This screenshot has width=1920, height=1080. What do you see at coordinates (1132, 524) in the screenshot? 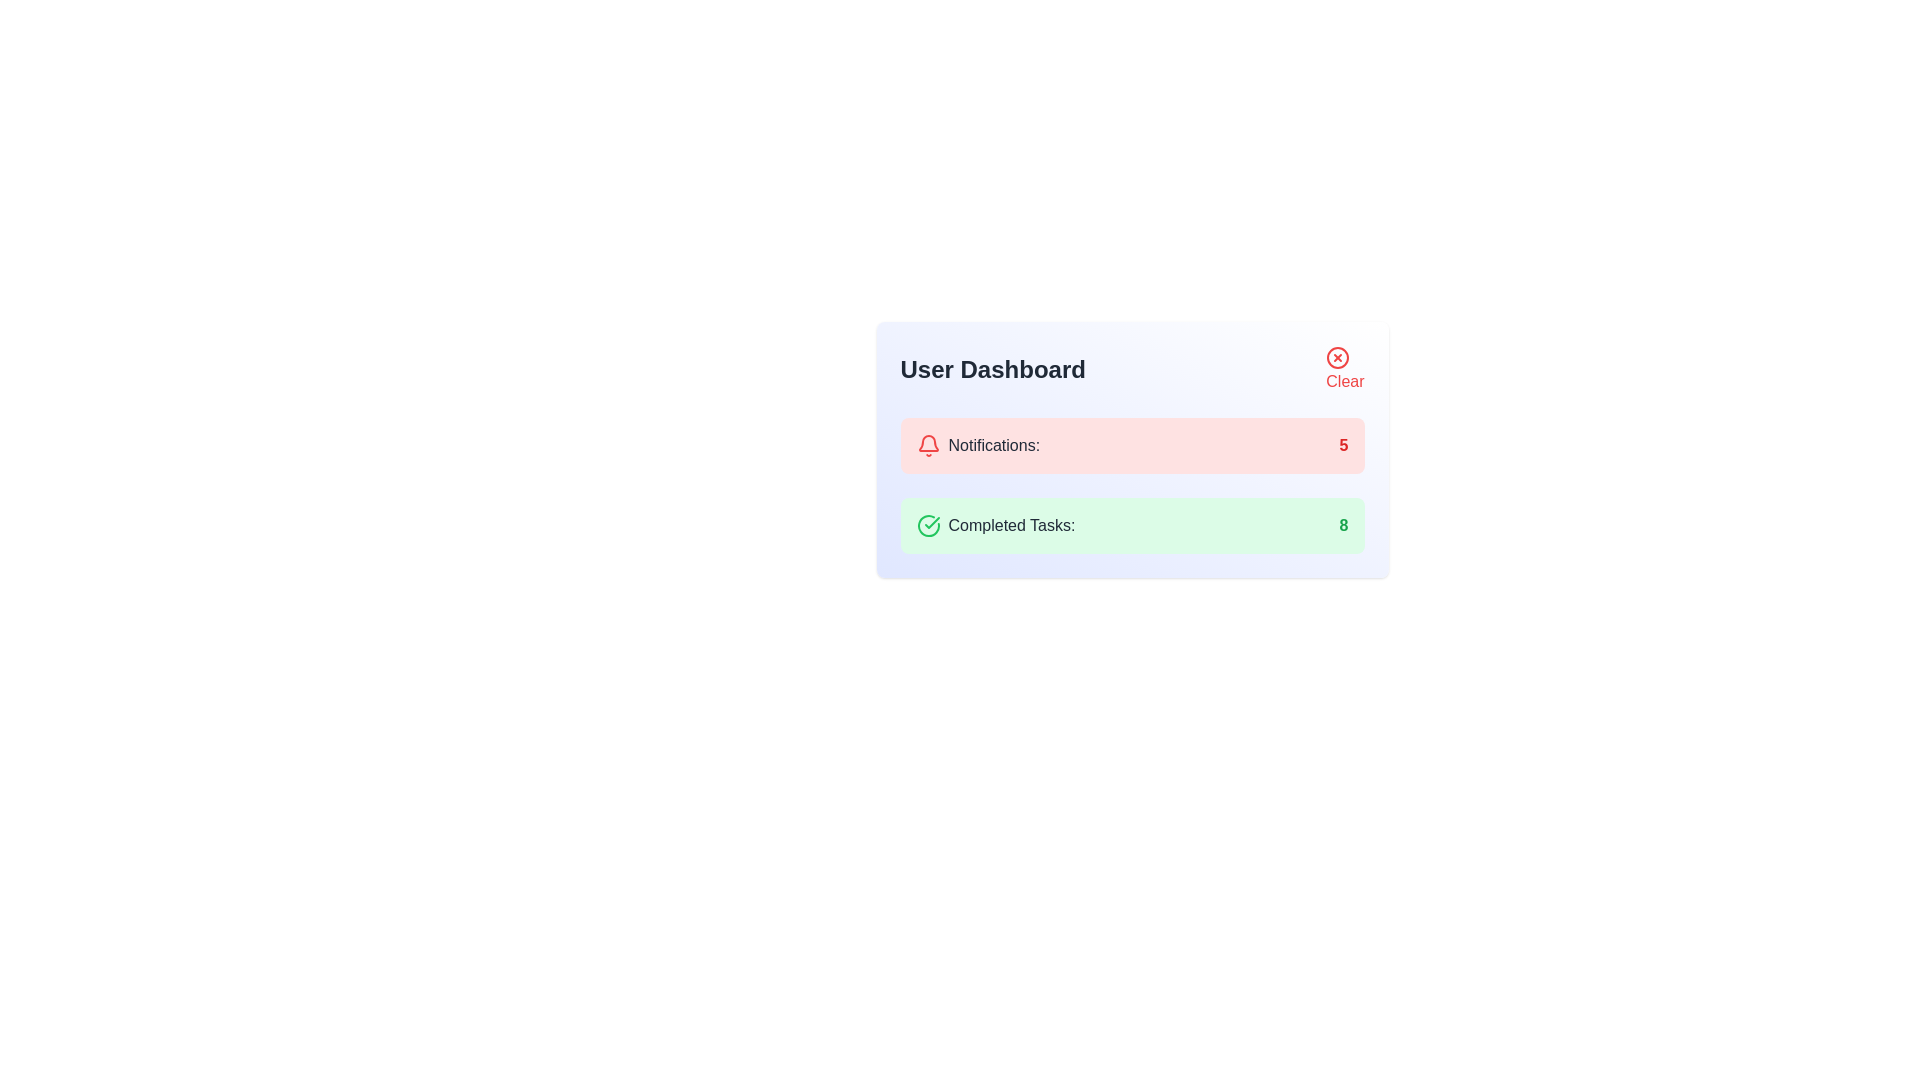
I see `the informational bar displaying the number of completed tasks, located below the Notifications bar in the User Dashboard` at bounding box center [1132, 524].